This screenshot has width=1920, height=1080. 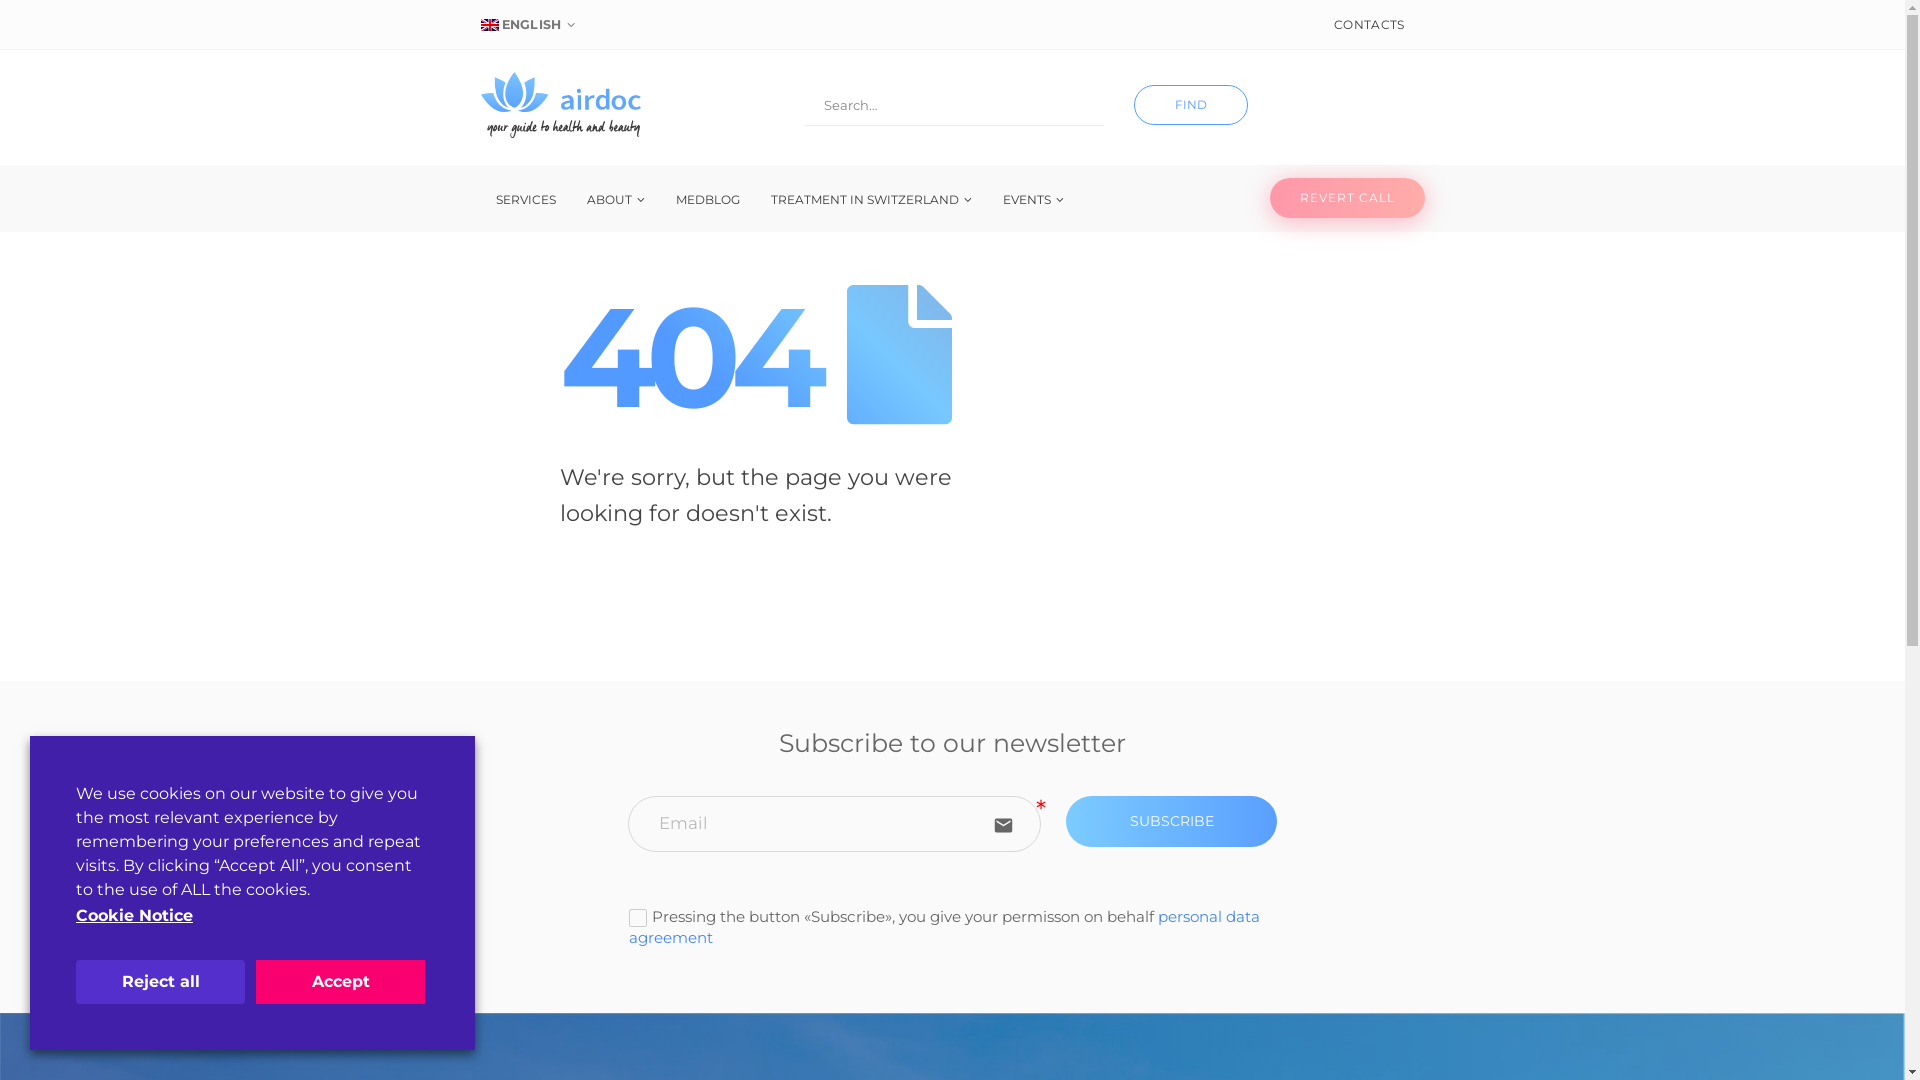 I want to click on 'TREATMENT IN SWITZERLAND', so click(x=871, y=200).